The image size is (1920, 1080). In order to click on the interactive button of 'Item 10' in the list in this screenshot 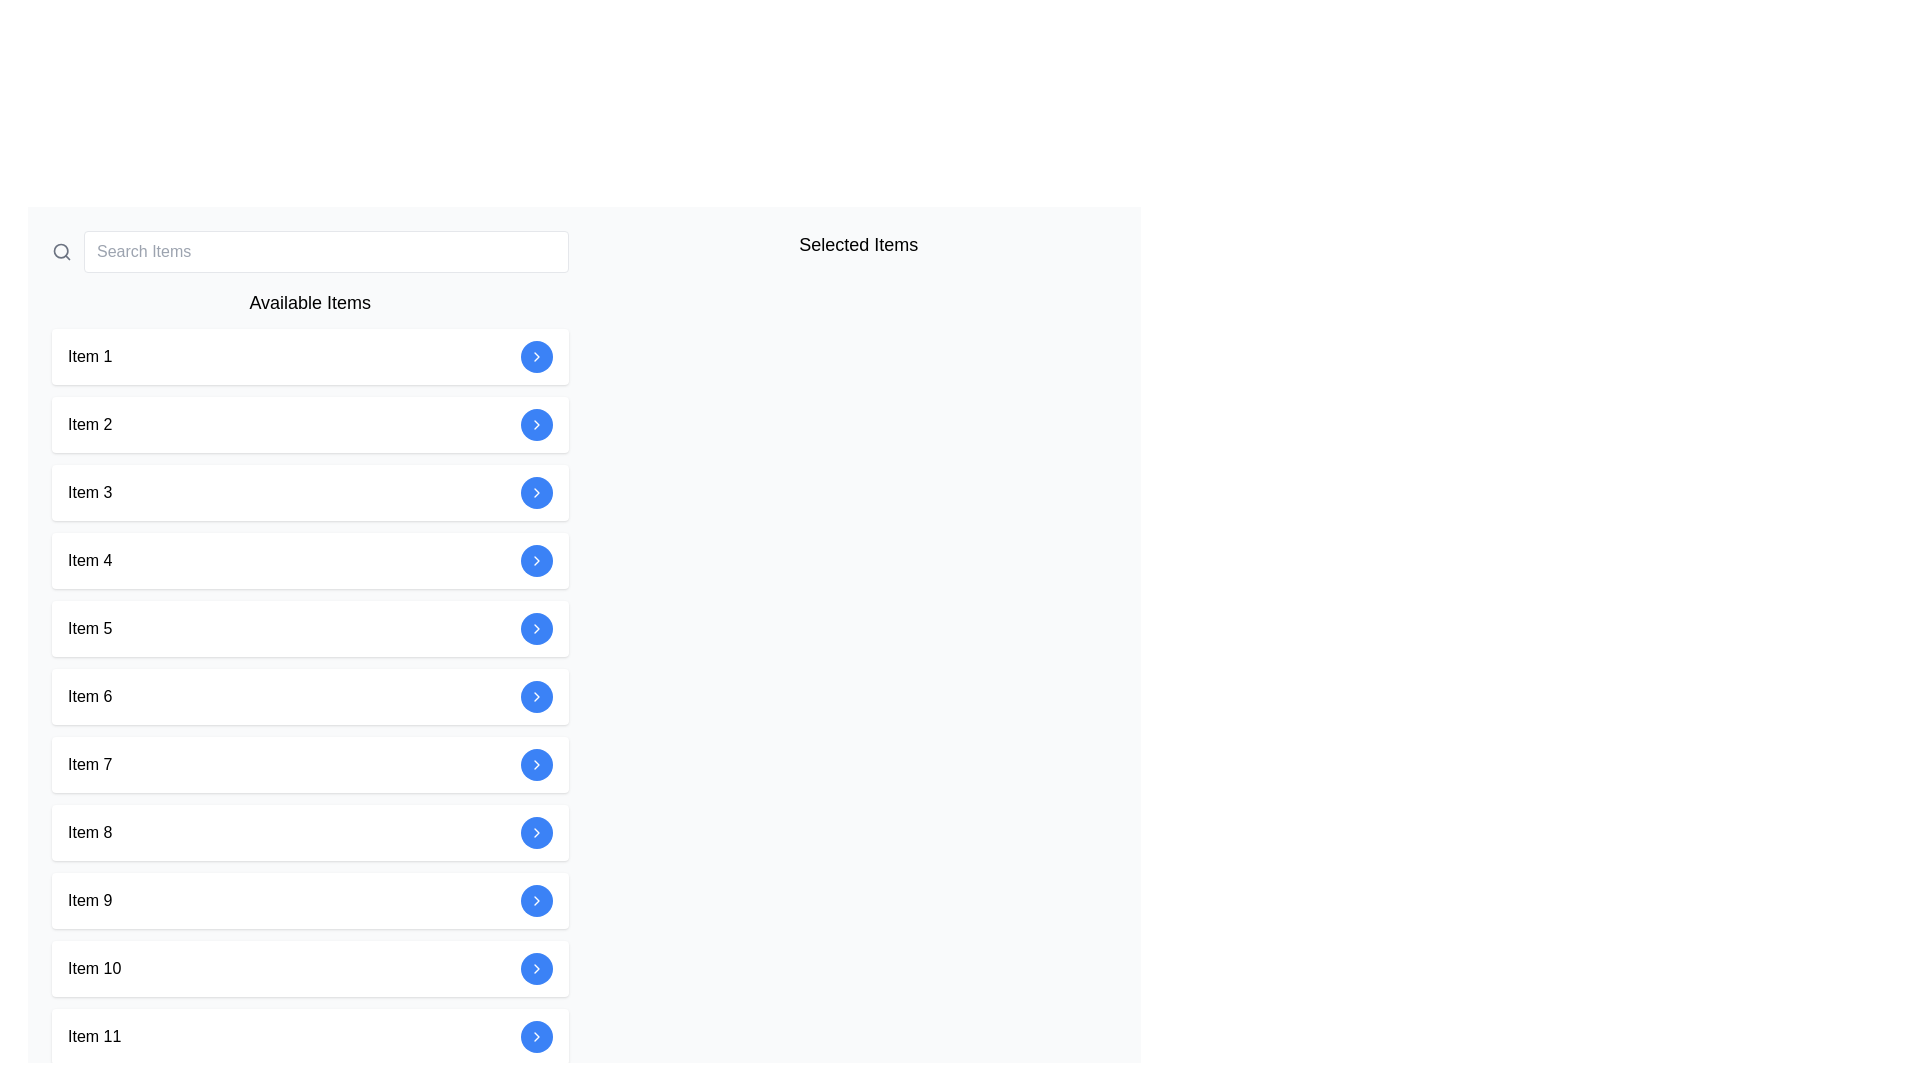, I will do `click(309, 967)`.